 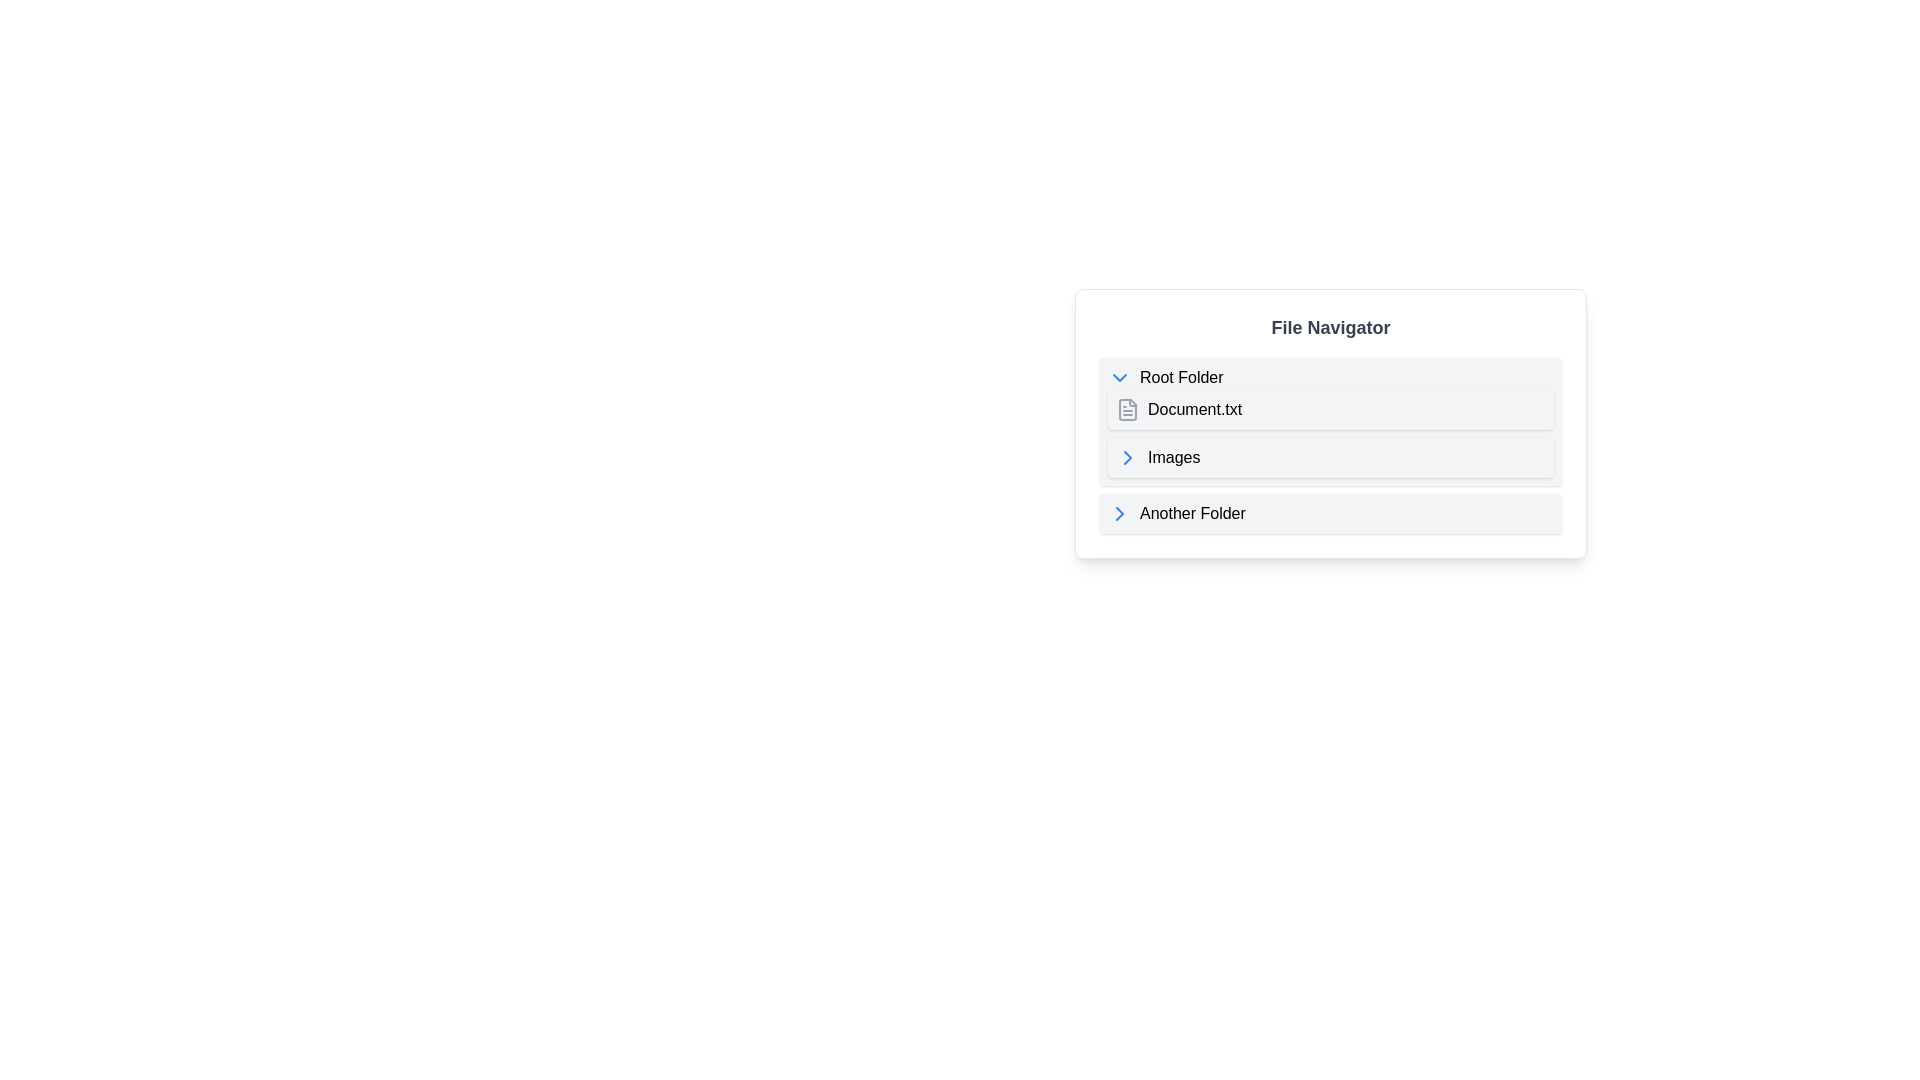 I want to click on the file entry for 'Document.txt' in the file navigator interface, so click(x=1330, y=408).